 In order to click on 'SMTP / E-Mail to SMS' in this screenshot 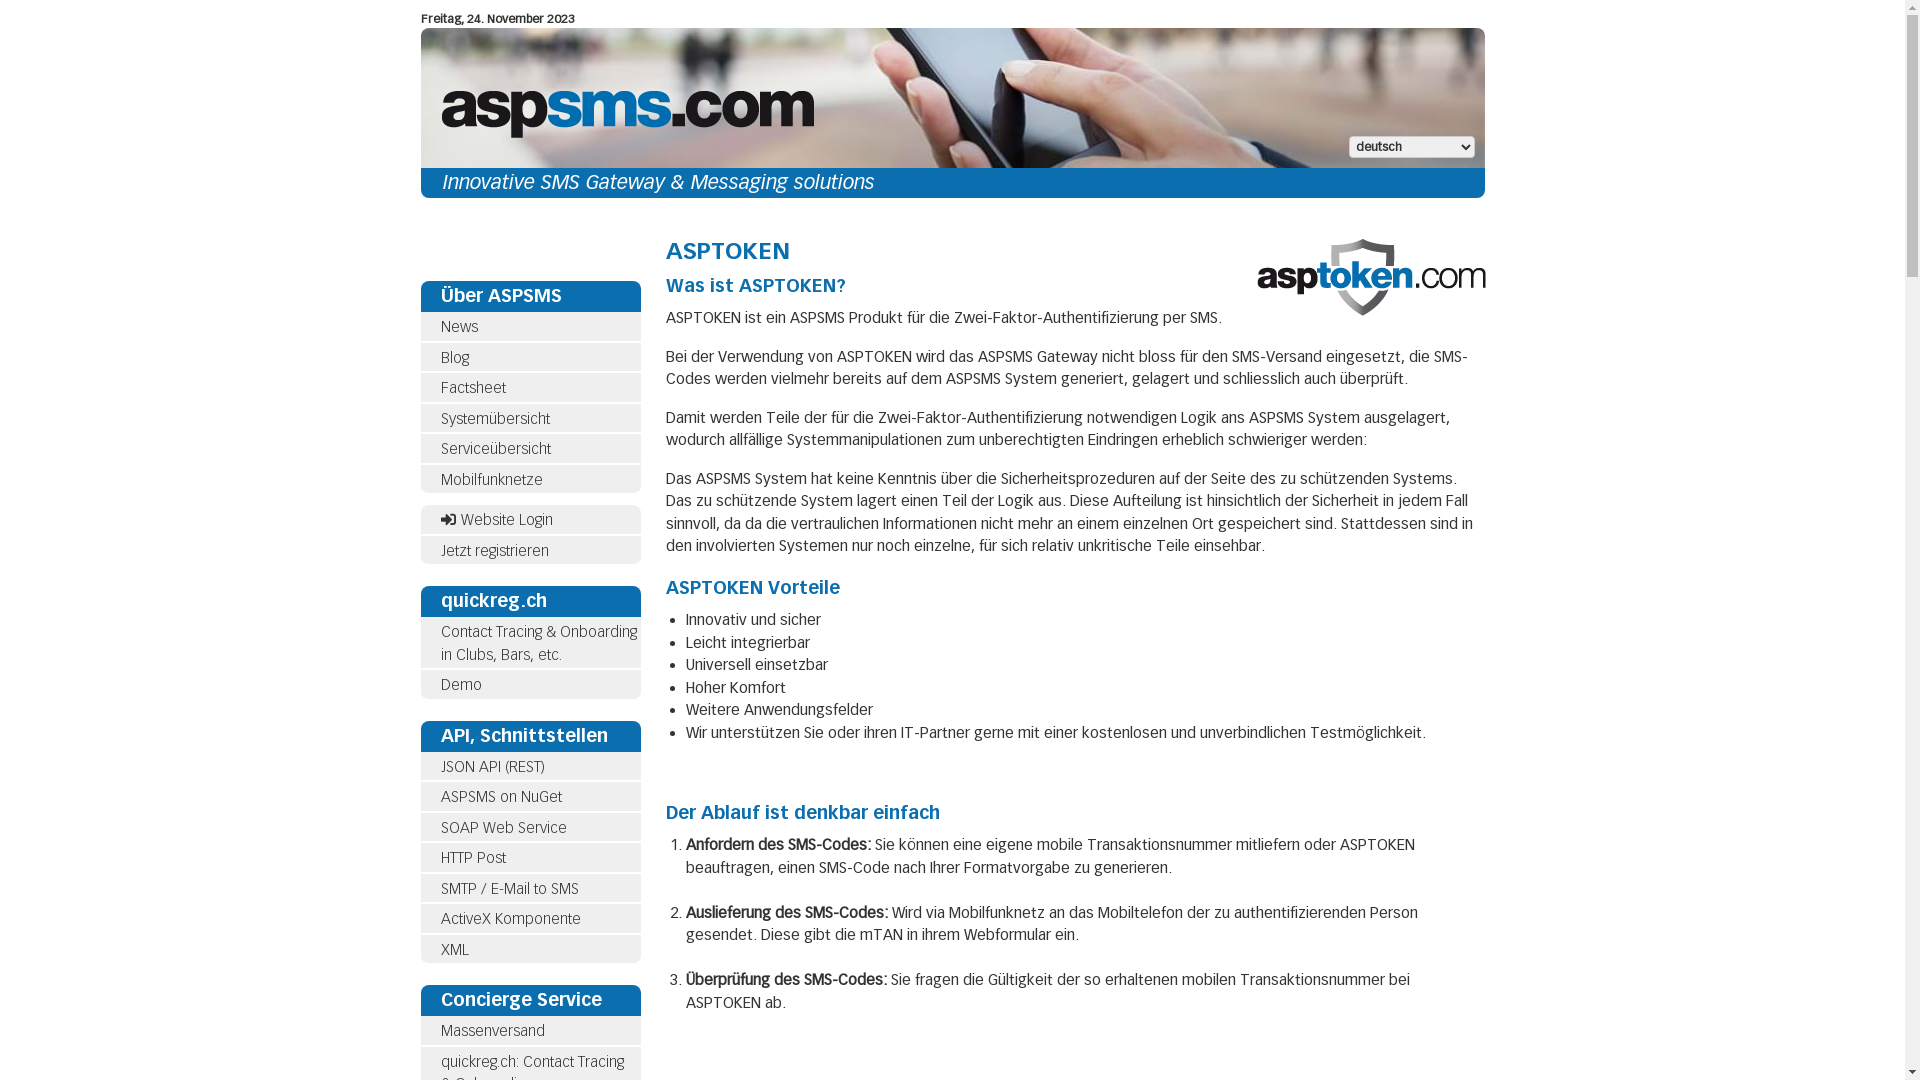, I will do `click(439, 887)`.